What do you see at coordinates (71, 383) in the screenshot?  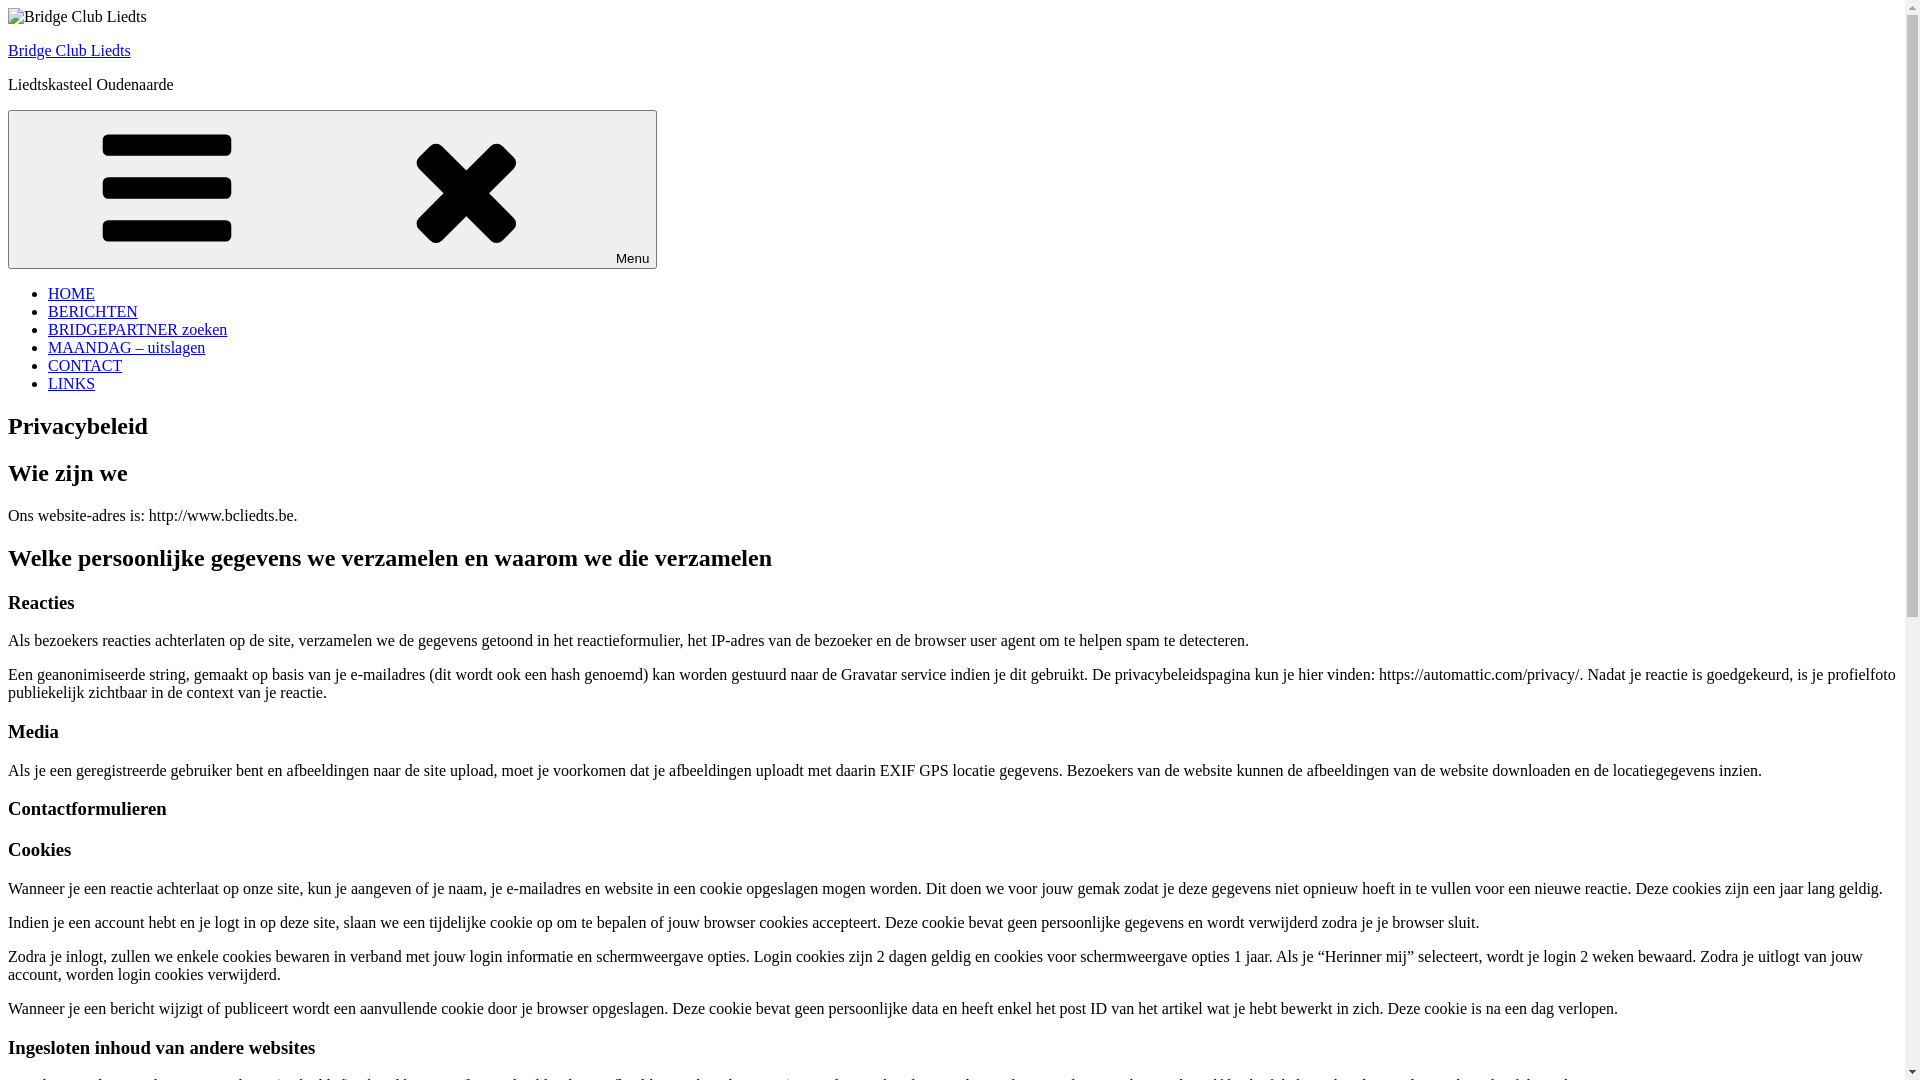 I see `'LINKS'` at bounding box center [71, 383].